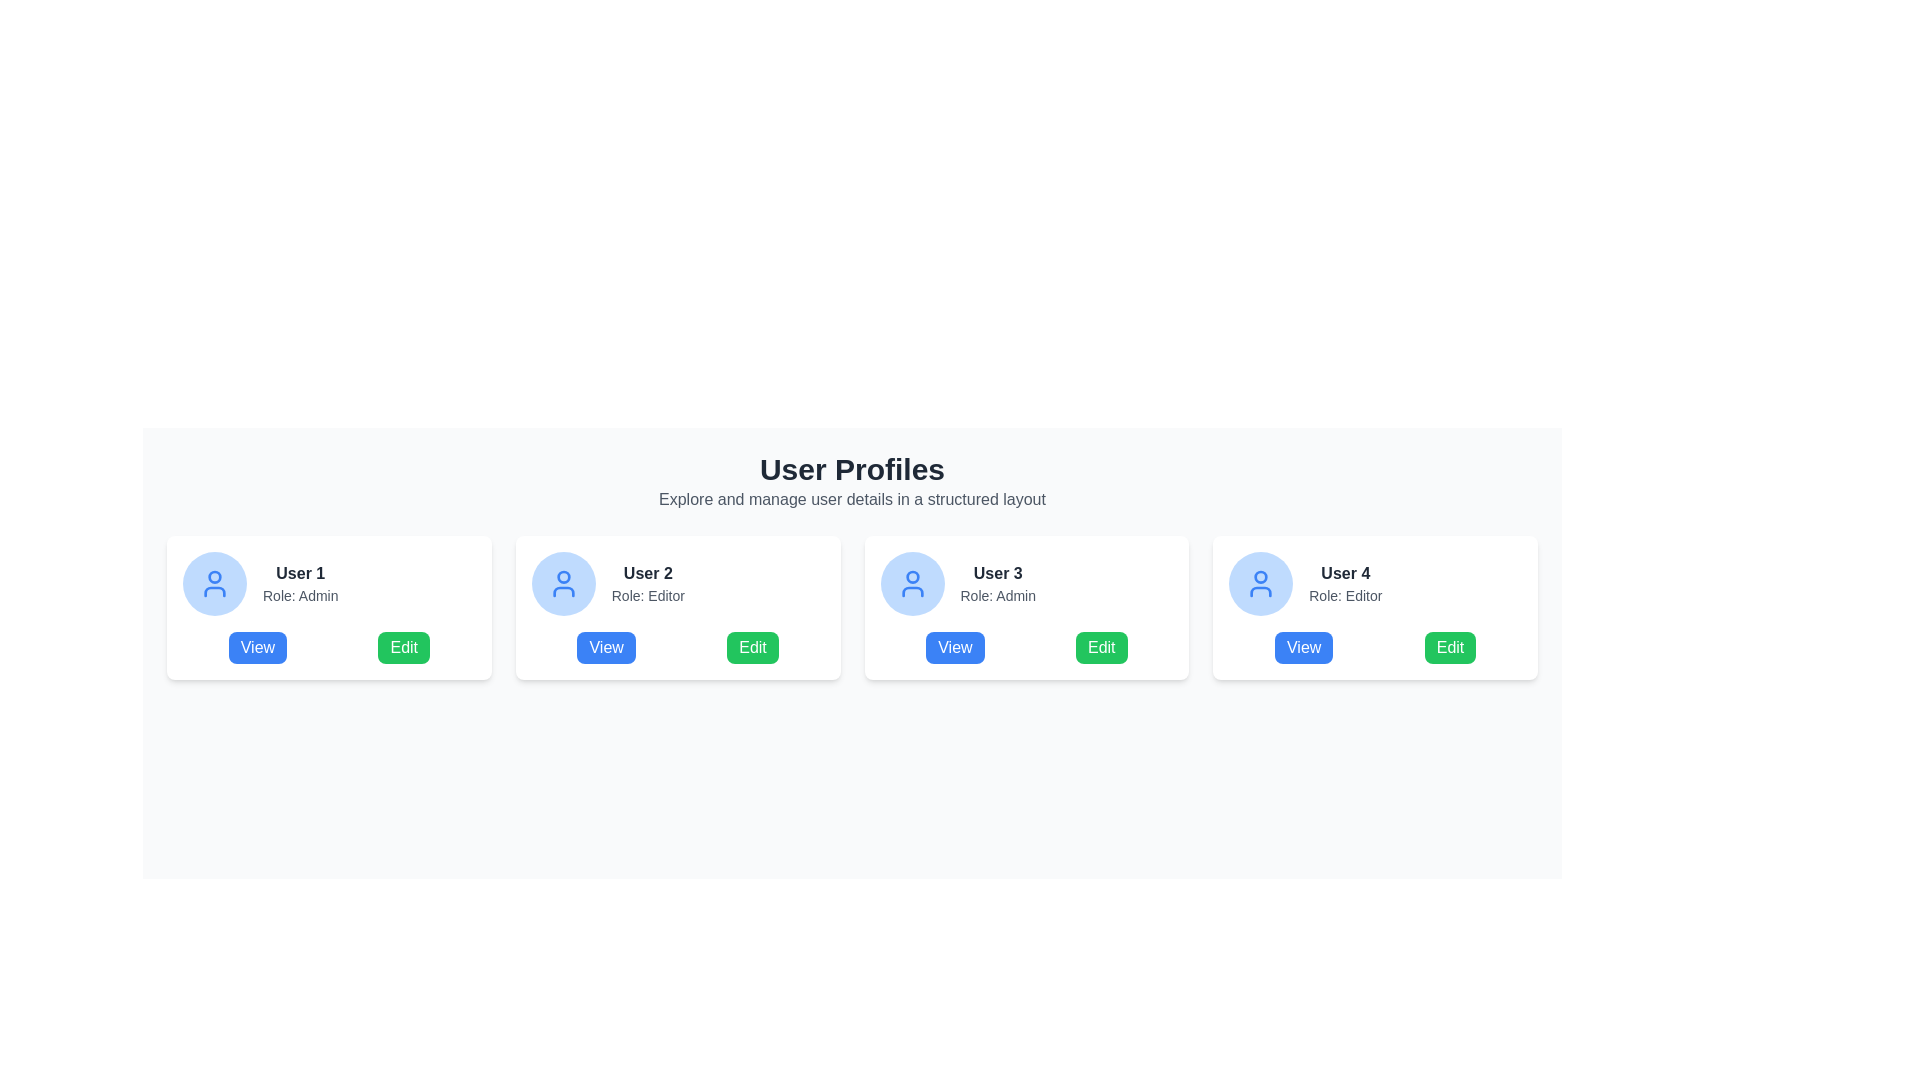  What do you see at coordinates (1345, 574) in the screenshot?
I see `text content of the 'User 4' label, which is displayed in bold, dark gray font at the top of the fourth card in the 'User Profiles' section` at bounding box center [1345, 574].